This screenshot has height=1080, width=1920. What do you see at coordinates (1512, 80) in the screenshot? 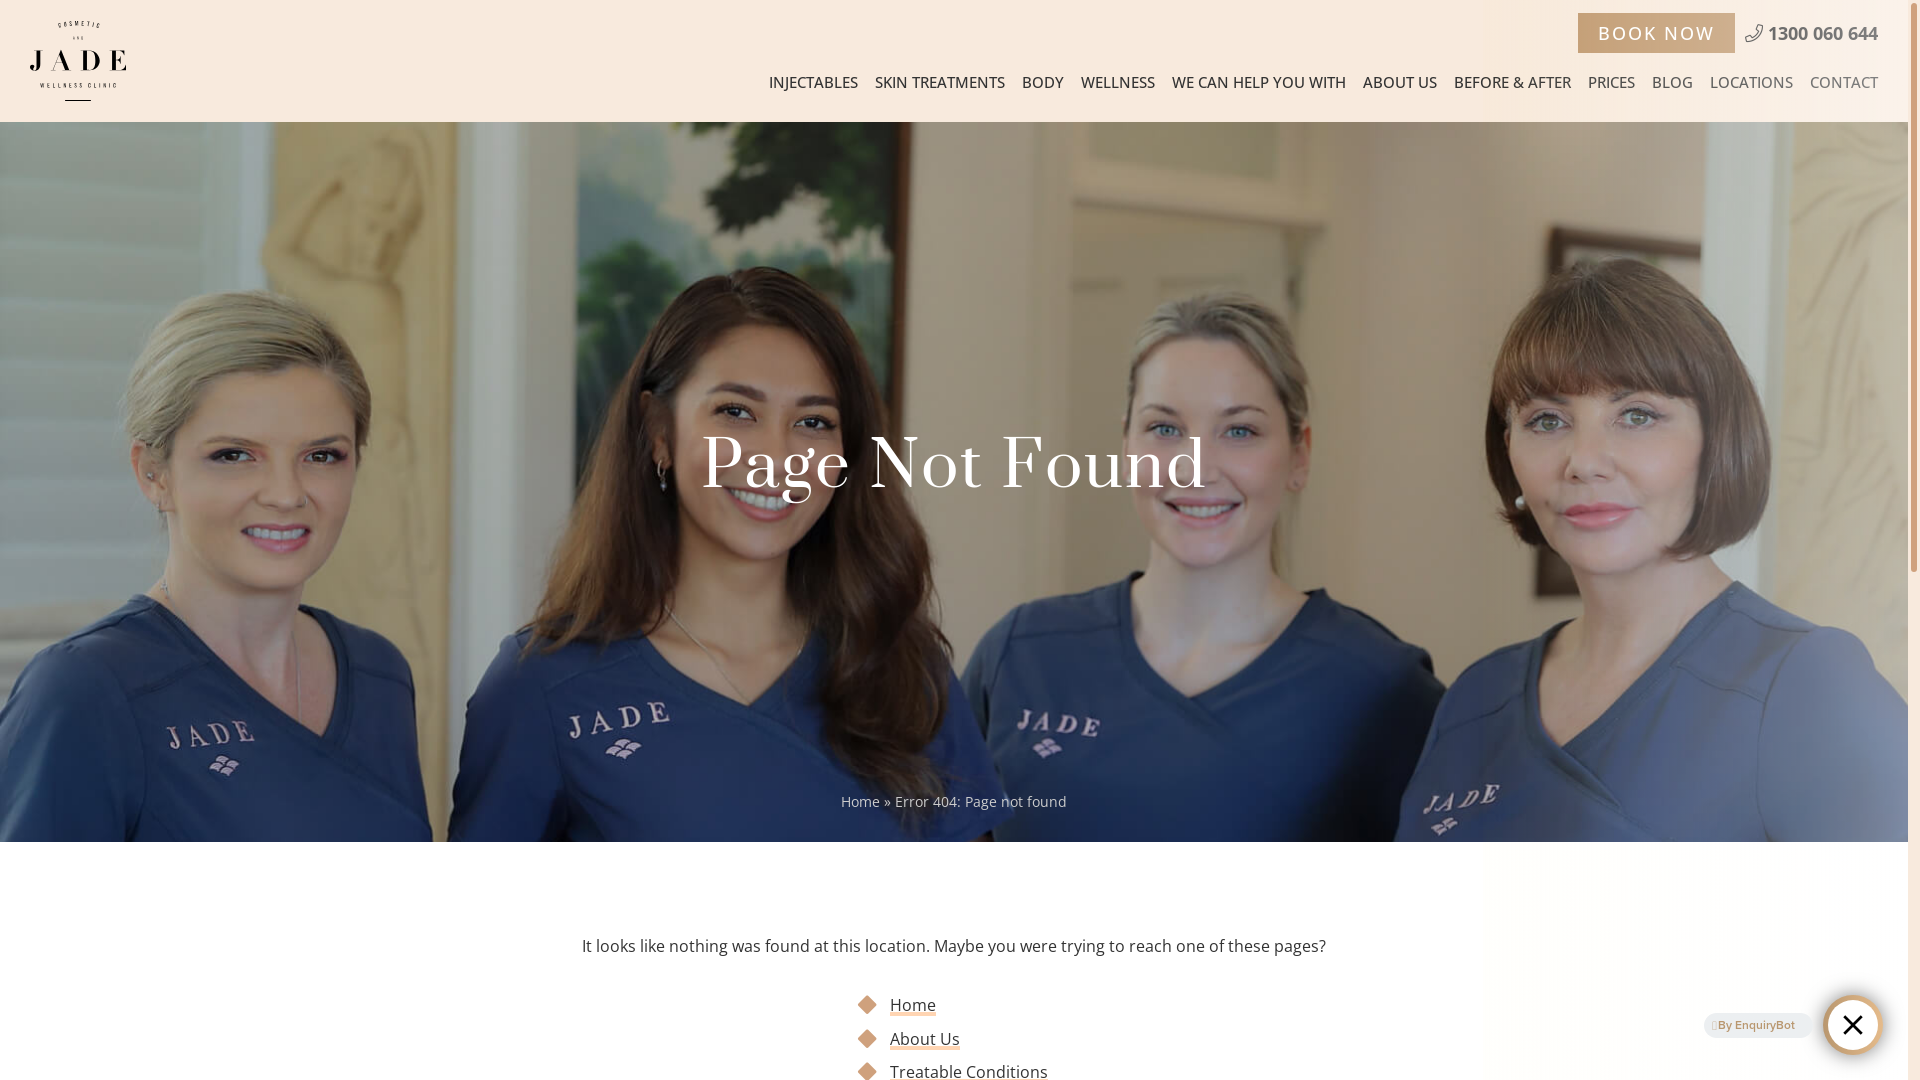
I see `'BEFORE & AFTER'` at bounding box center [1512, 80].